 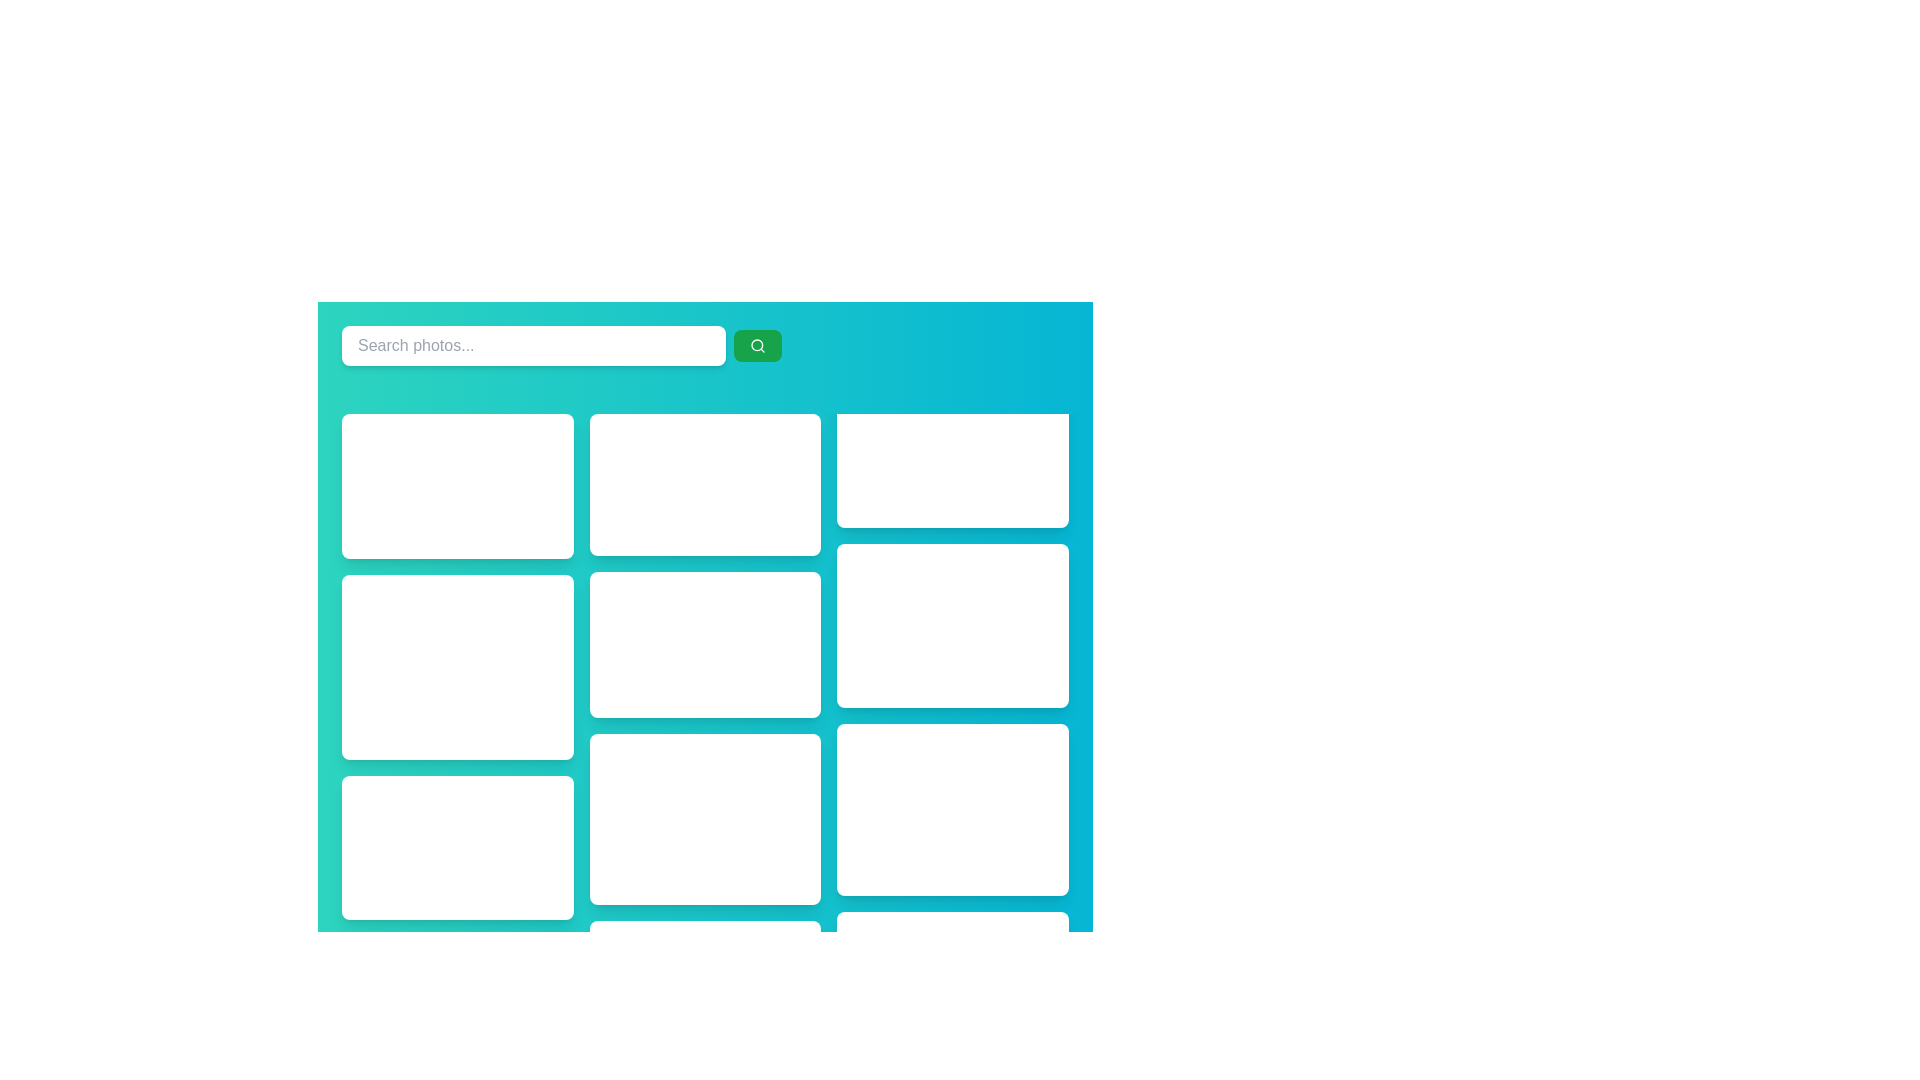 What do you see at coordinates (757, 345) in the screenshot?
I see `the search trigger button located immediately to the right of the search input field, which provides visual feedback when hovered over` at bounding box center [757, 345].